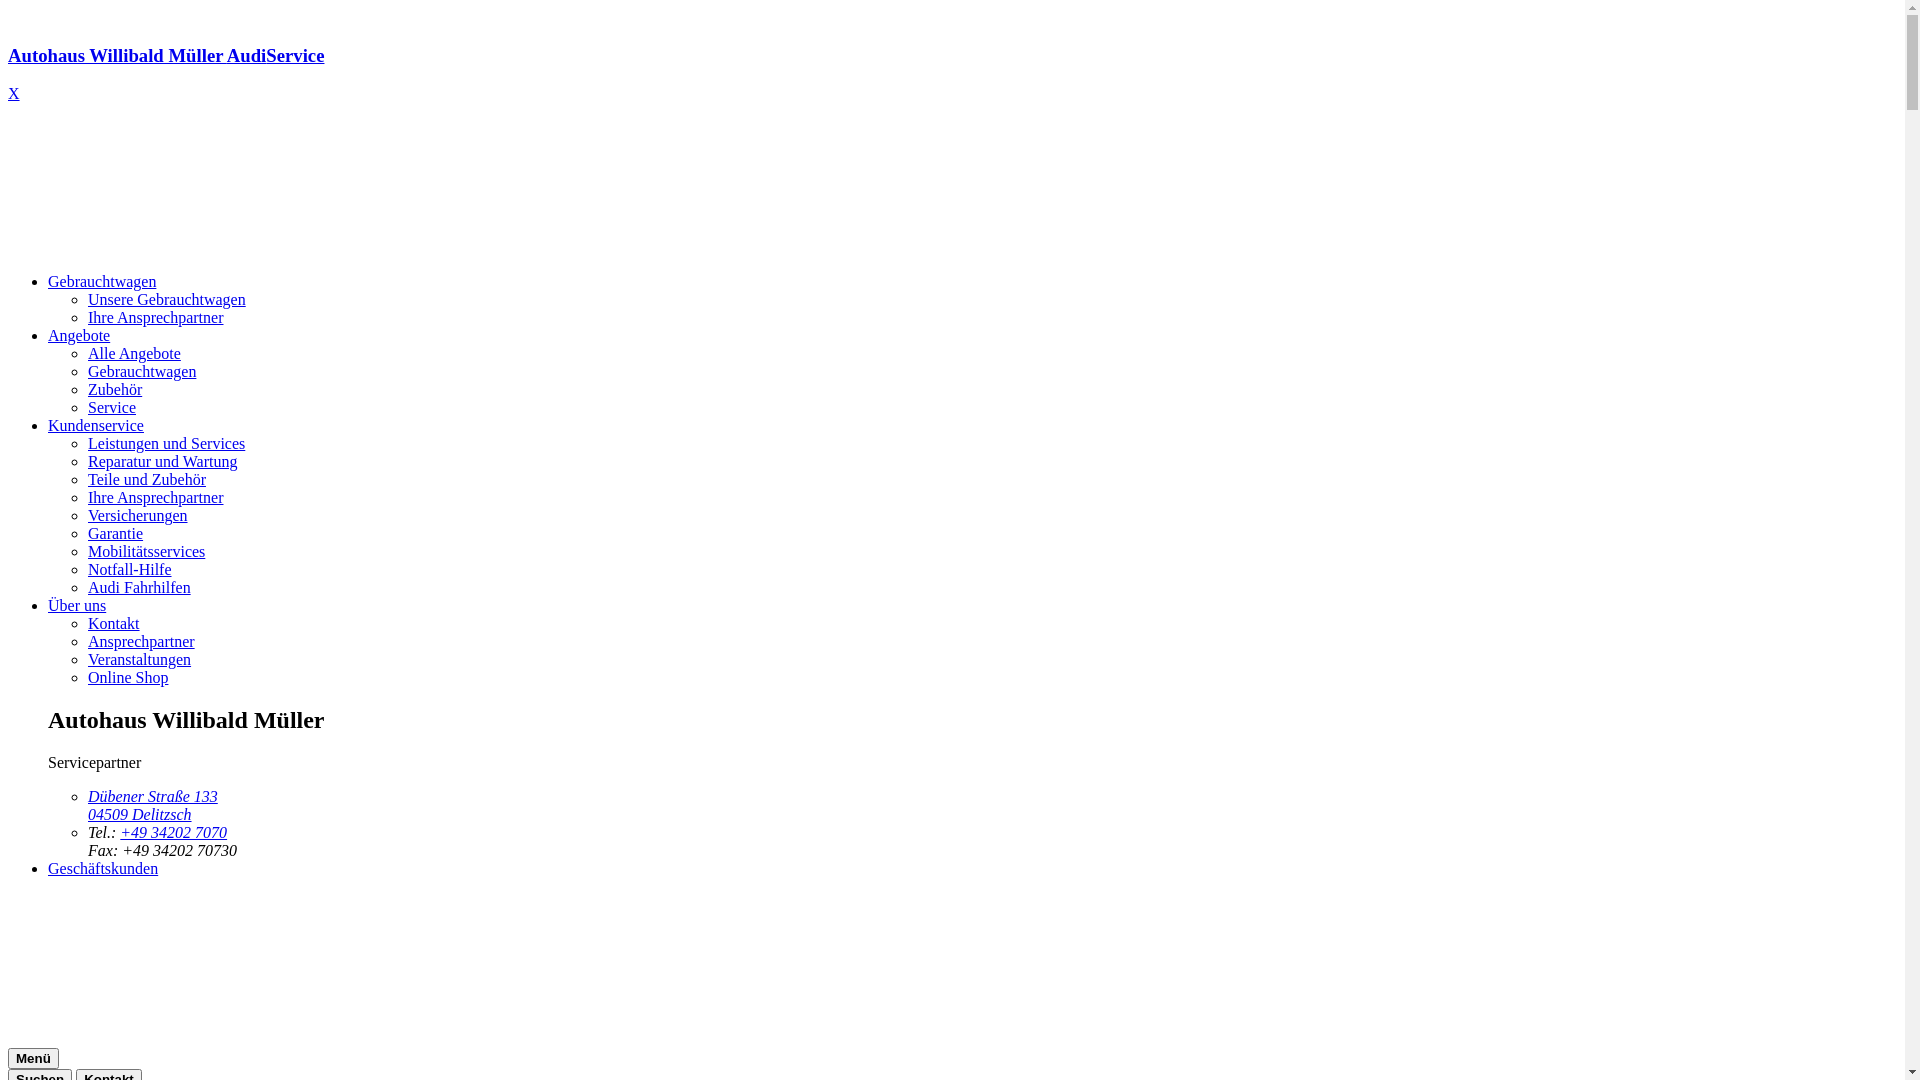 The width and height of the screenshot is (1920, 1080). I want to click on 'Audi Fahrhilfen', so click(138, 586).